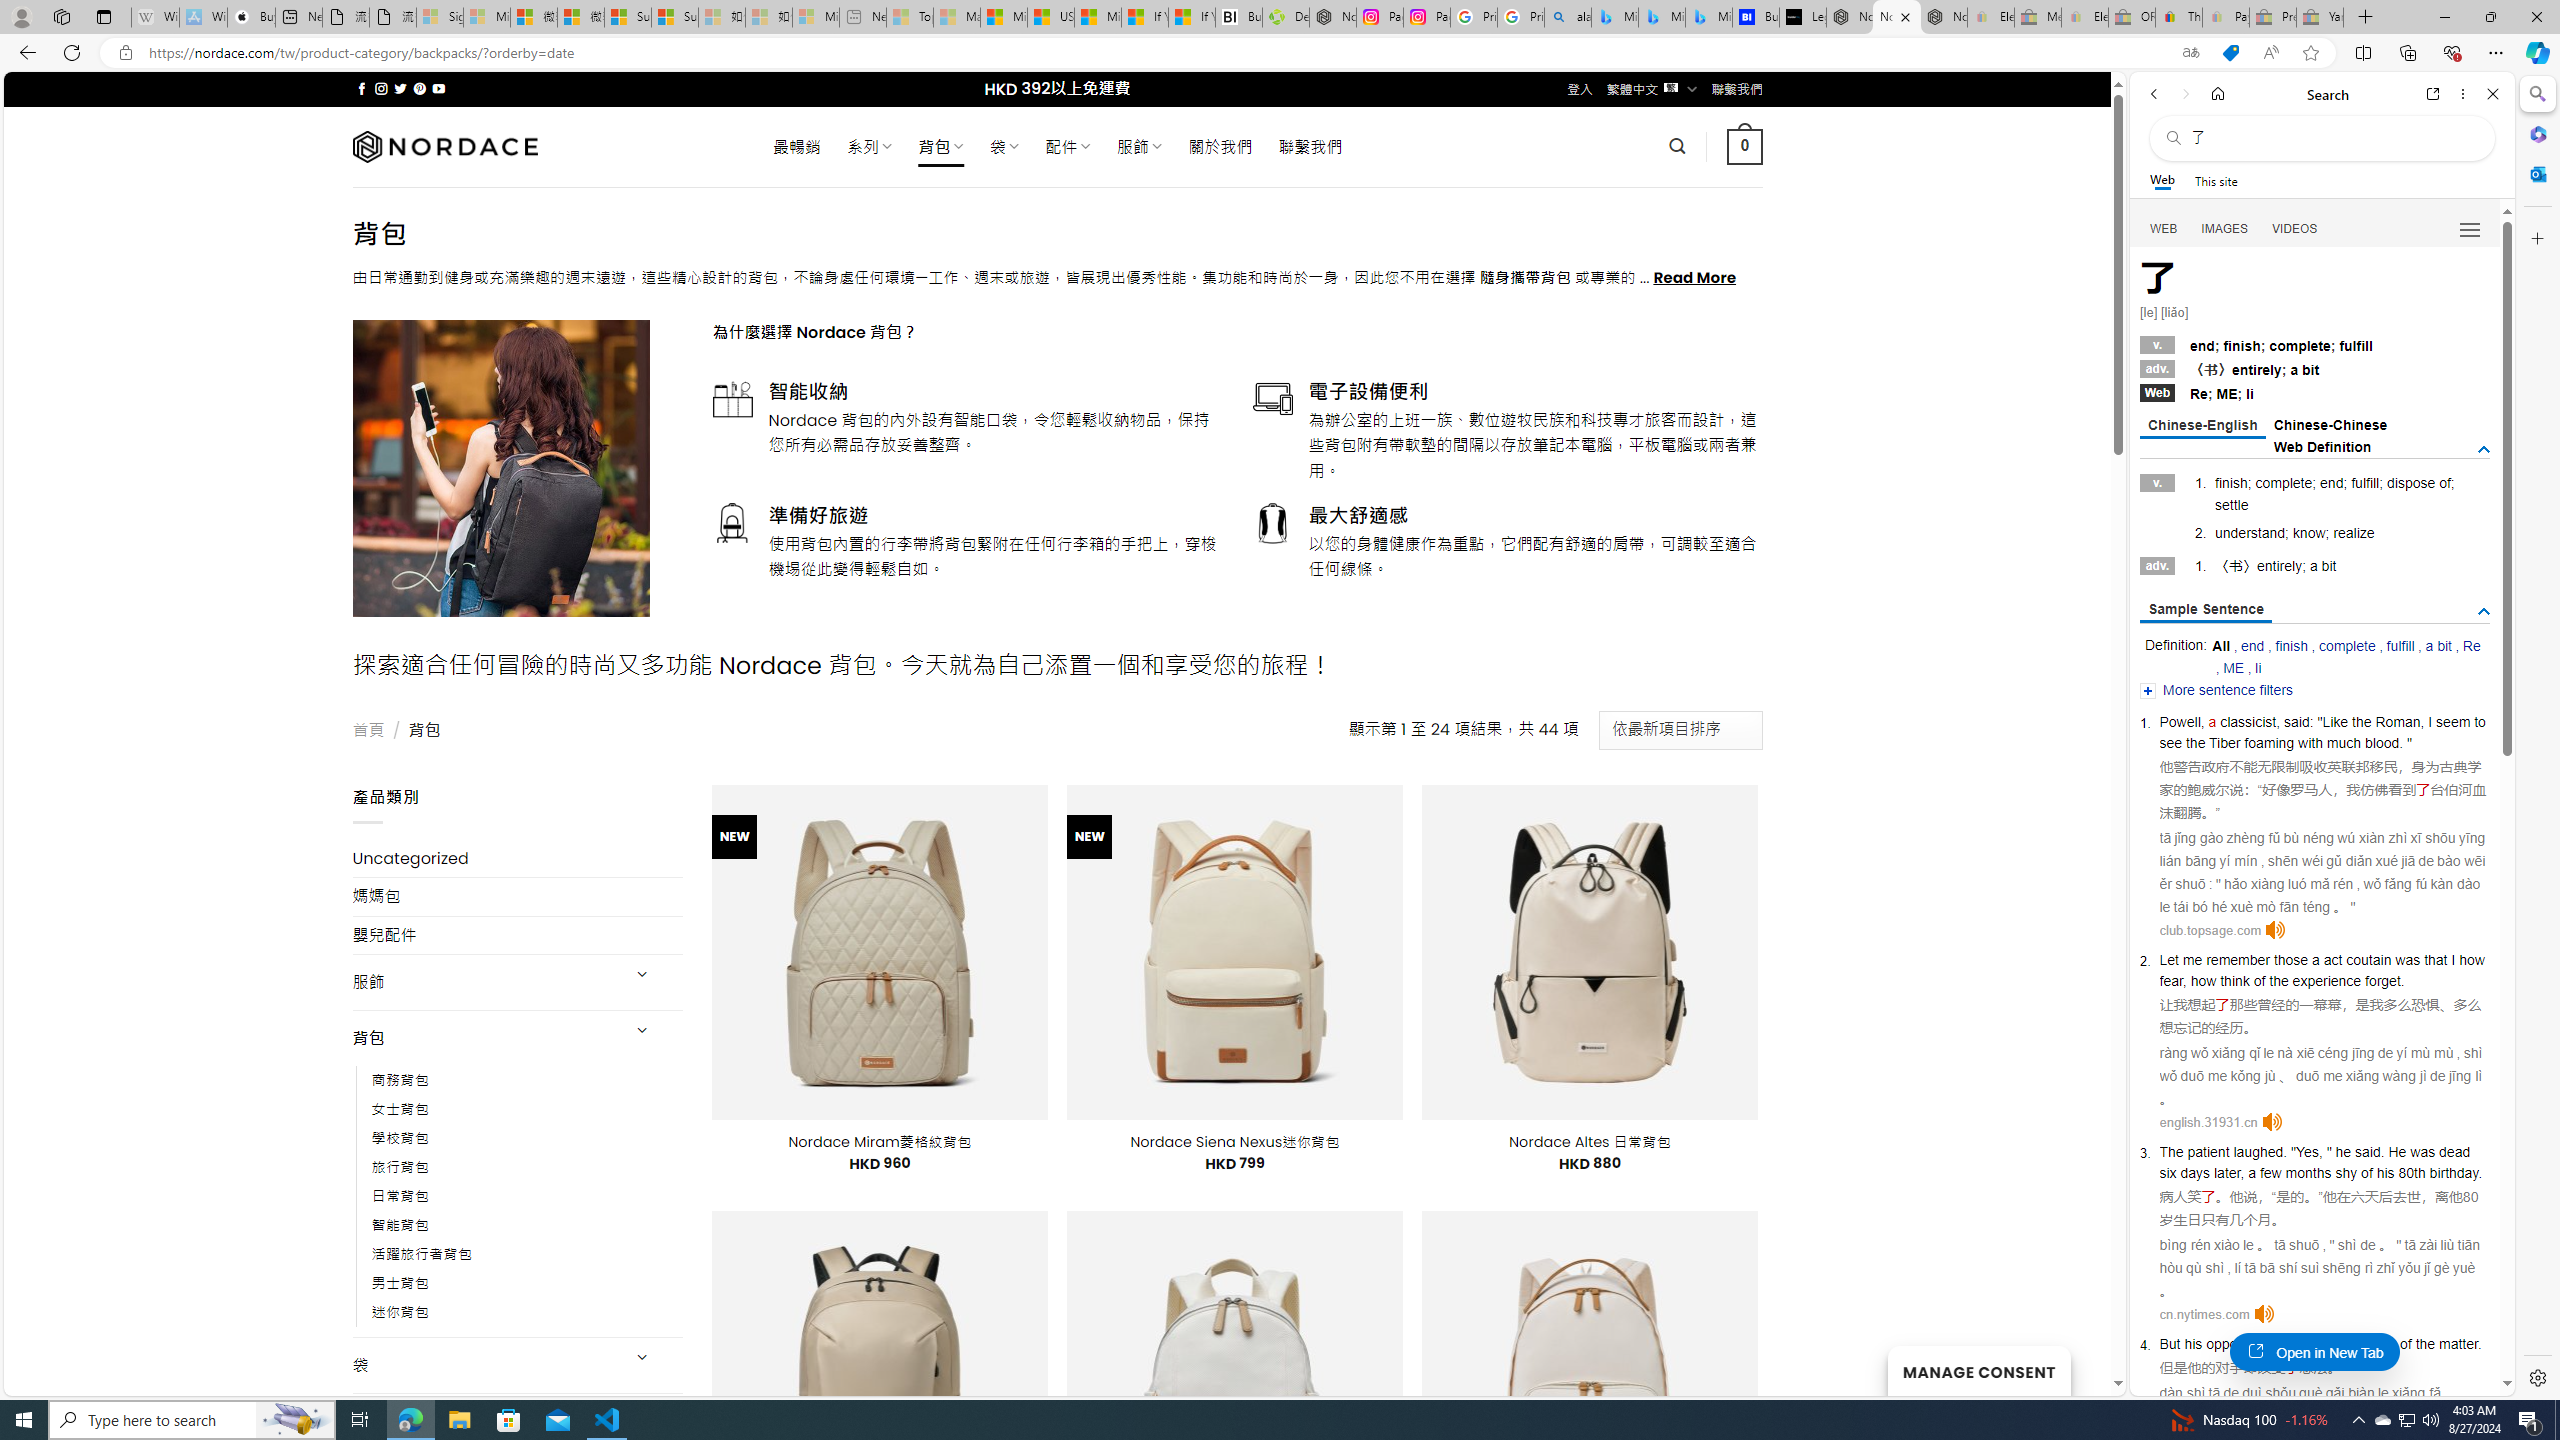 The image size is (2560, 1440). What do you see at coordinates (2271, 16) in the screenshot?
I see `'Press Room - eBay Inc. - Sleeping'` at bounding box center [2271, 16].